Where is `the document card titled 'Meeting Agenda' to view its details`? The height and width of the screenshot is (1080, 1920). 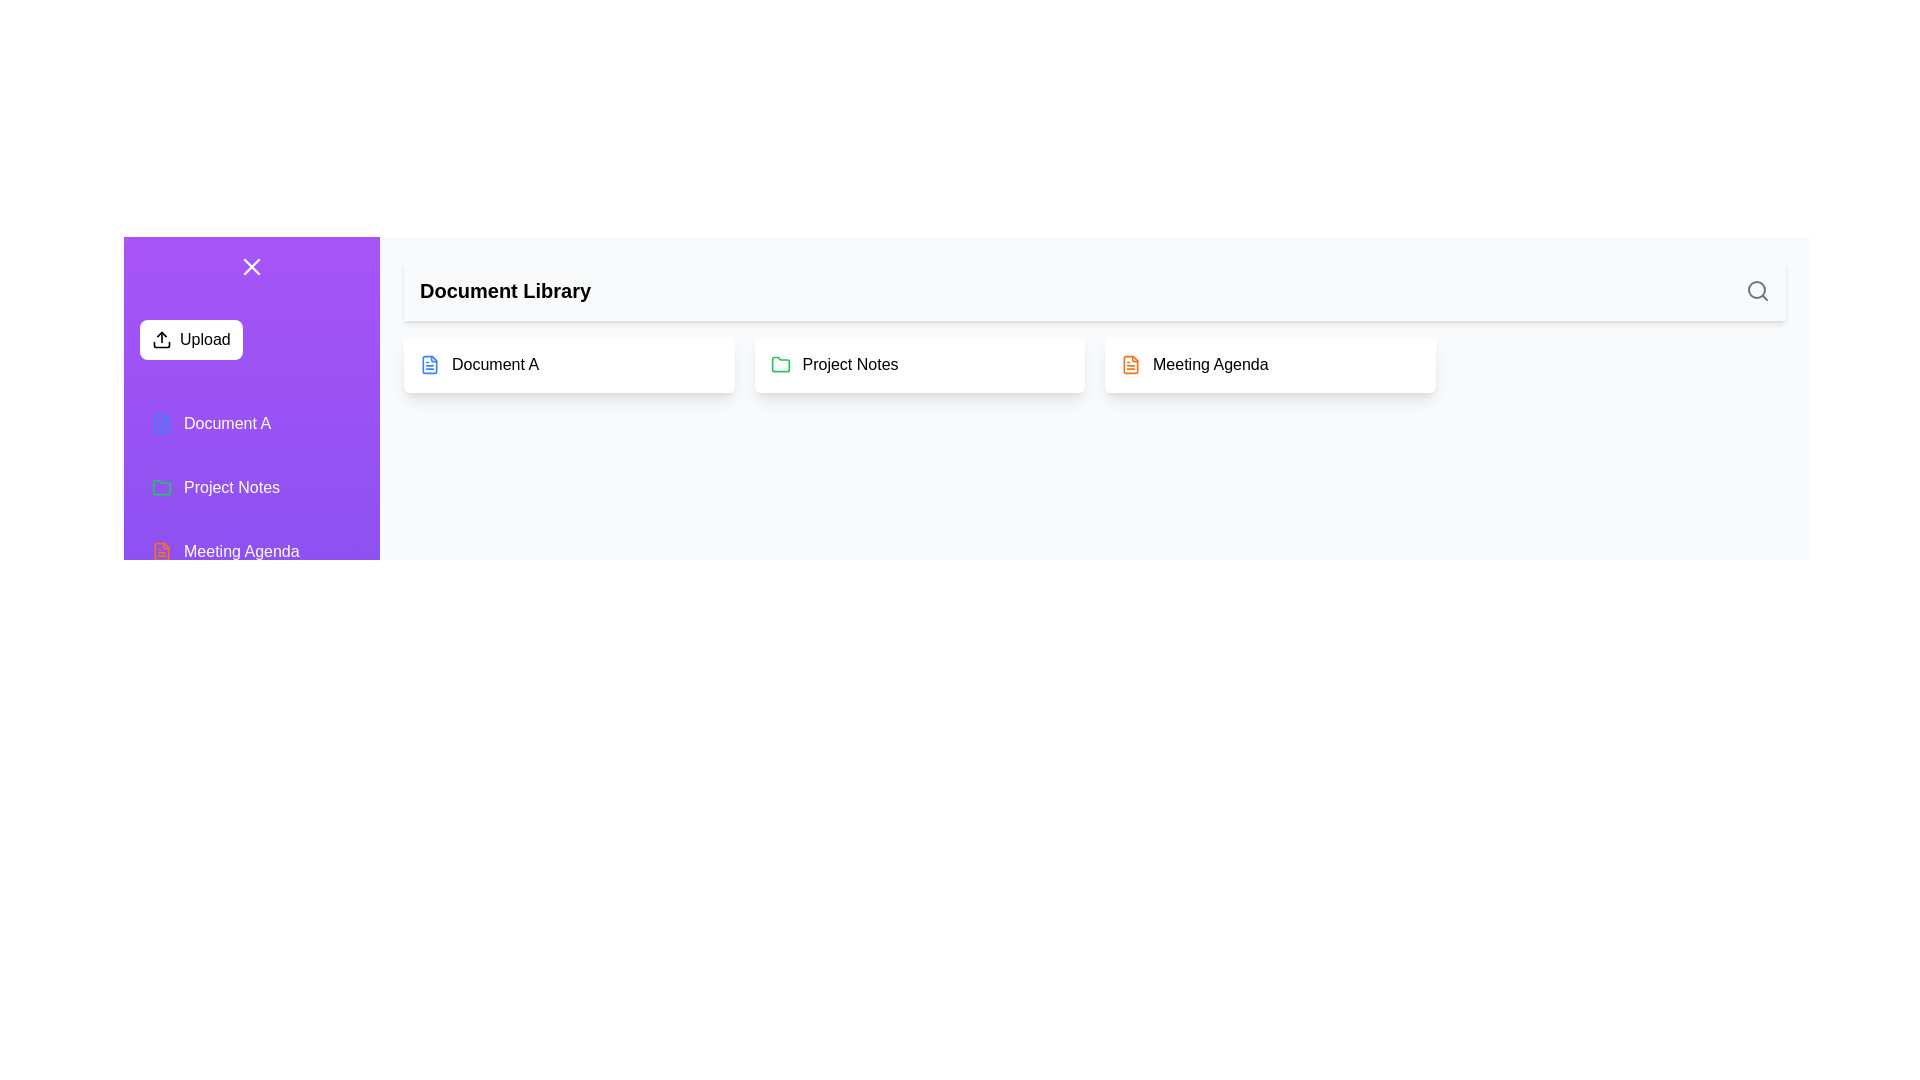
the document card titled 'Meeting Agenda' to view its details is located at coordinates (1269, 365).